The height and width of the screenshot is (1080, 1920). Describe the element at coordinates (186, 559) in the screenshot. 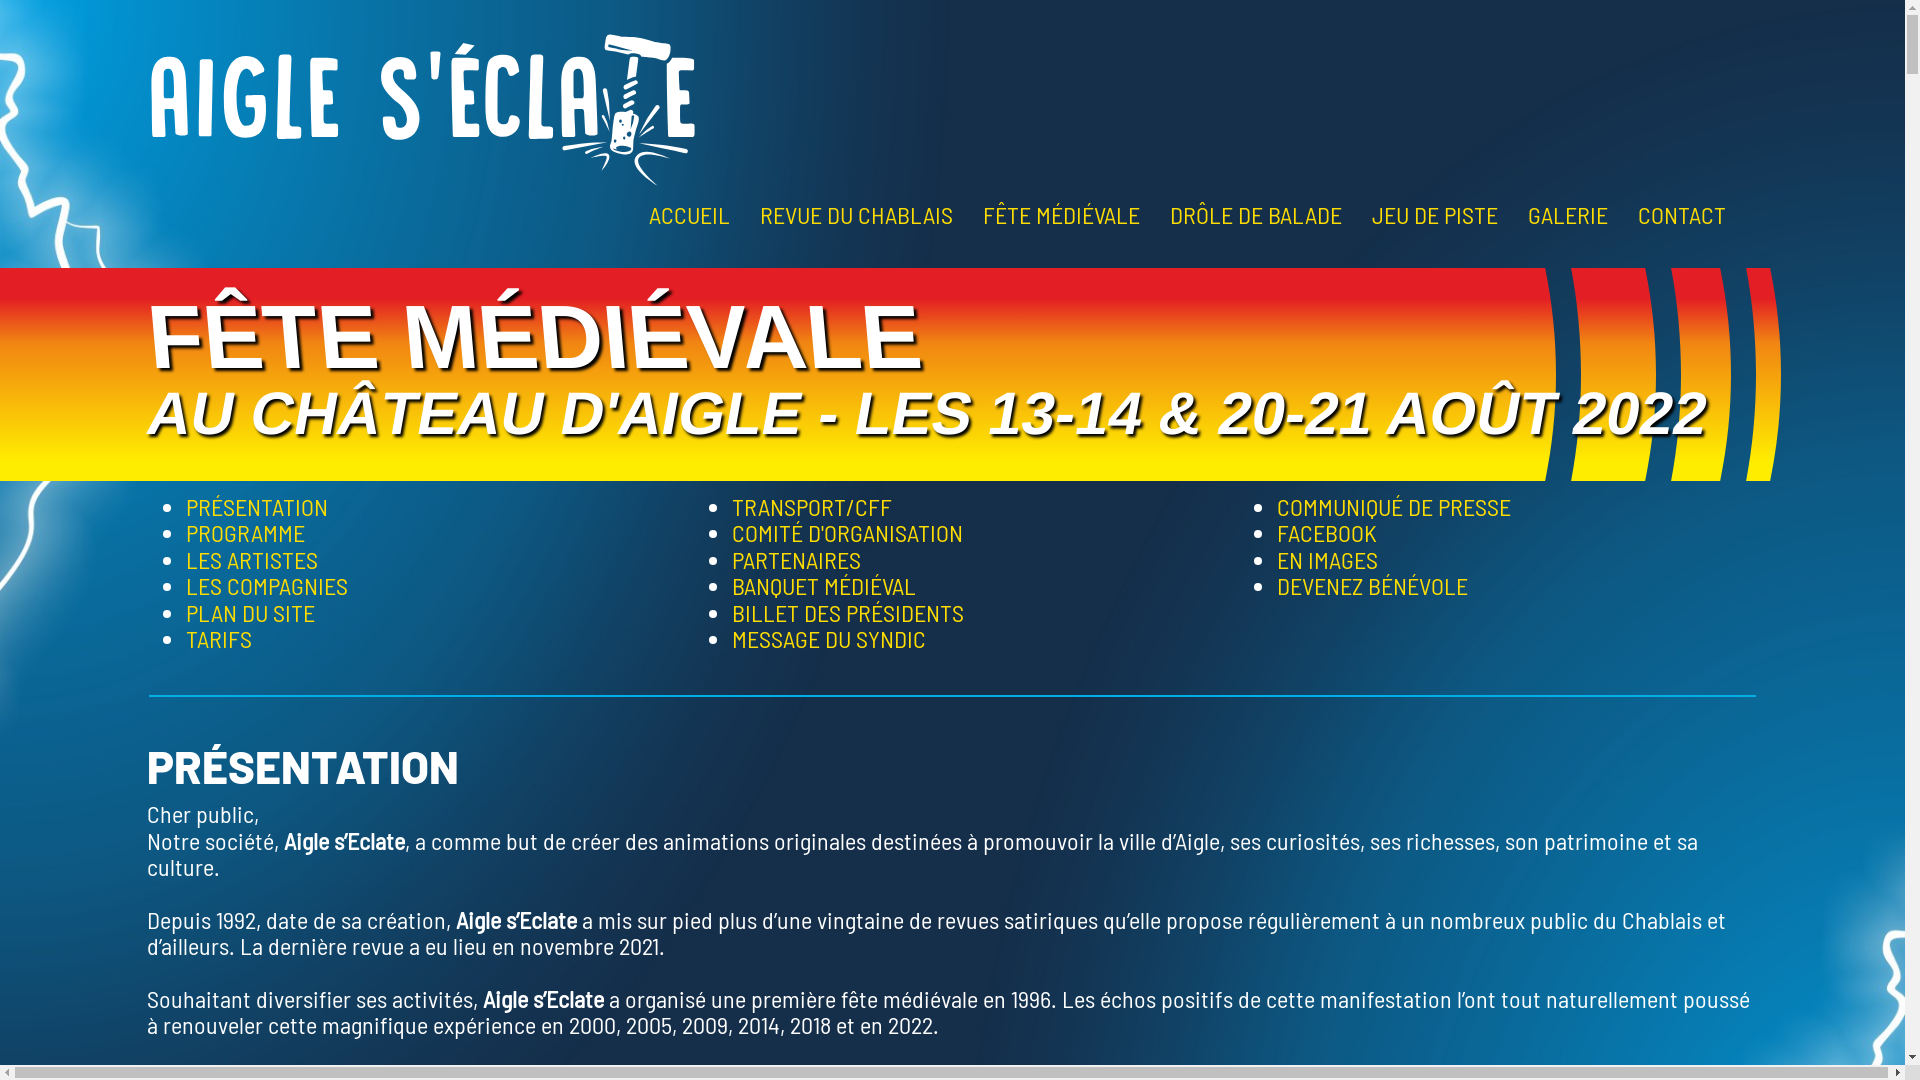

I see `'LES ARTISTES'` at that location.